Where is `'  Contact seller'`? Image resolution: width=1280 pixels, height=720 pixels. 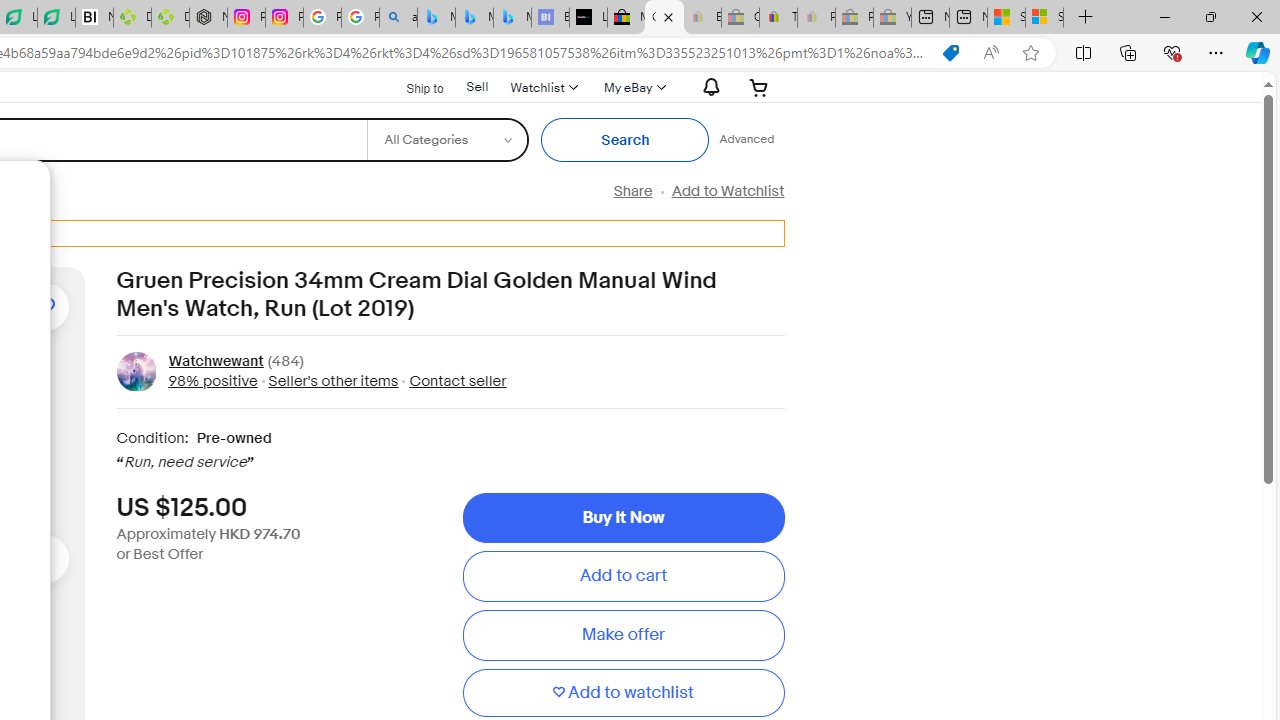 '  Contact seller' is located at coordinates (451, 380).